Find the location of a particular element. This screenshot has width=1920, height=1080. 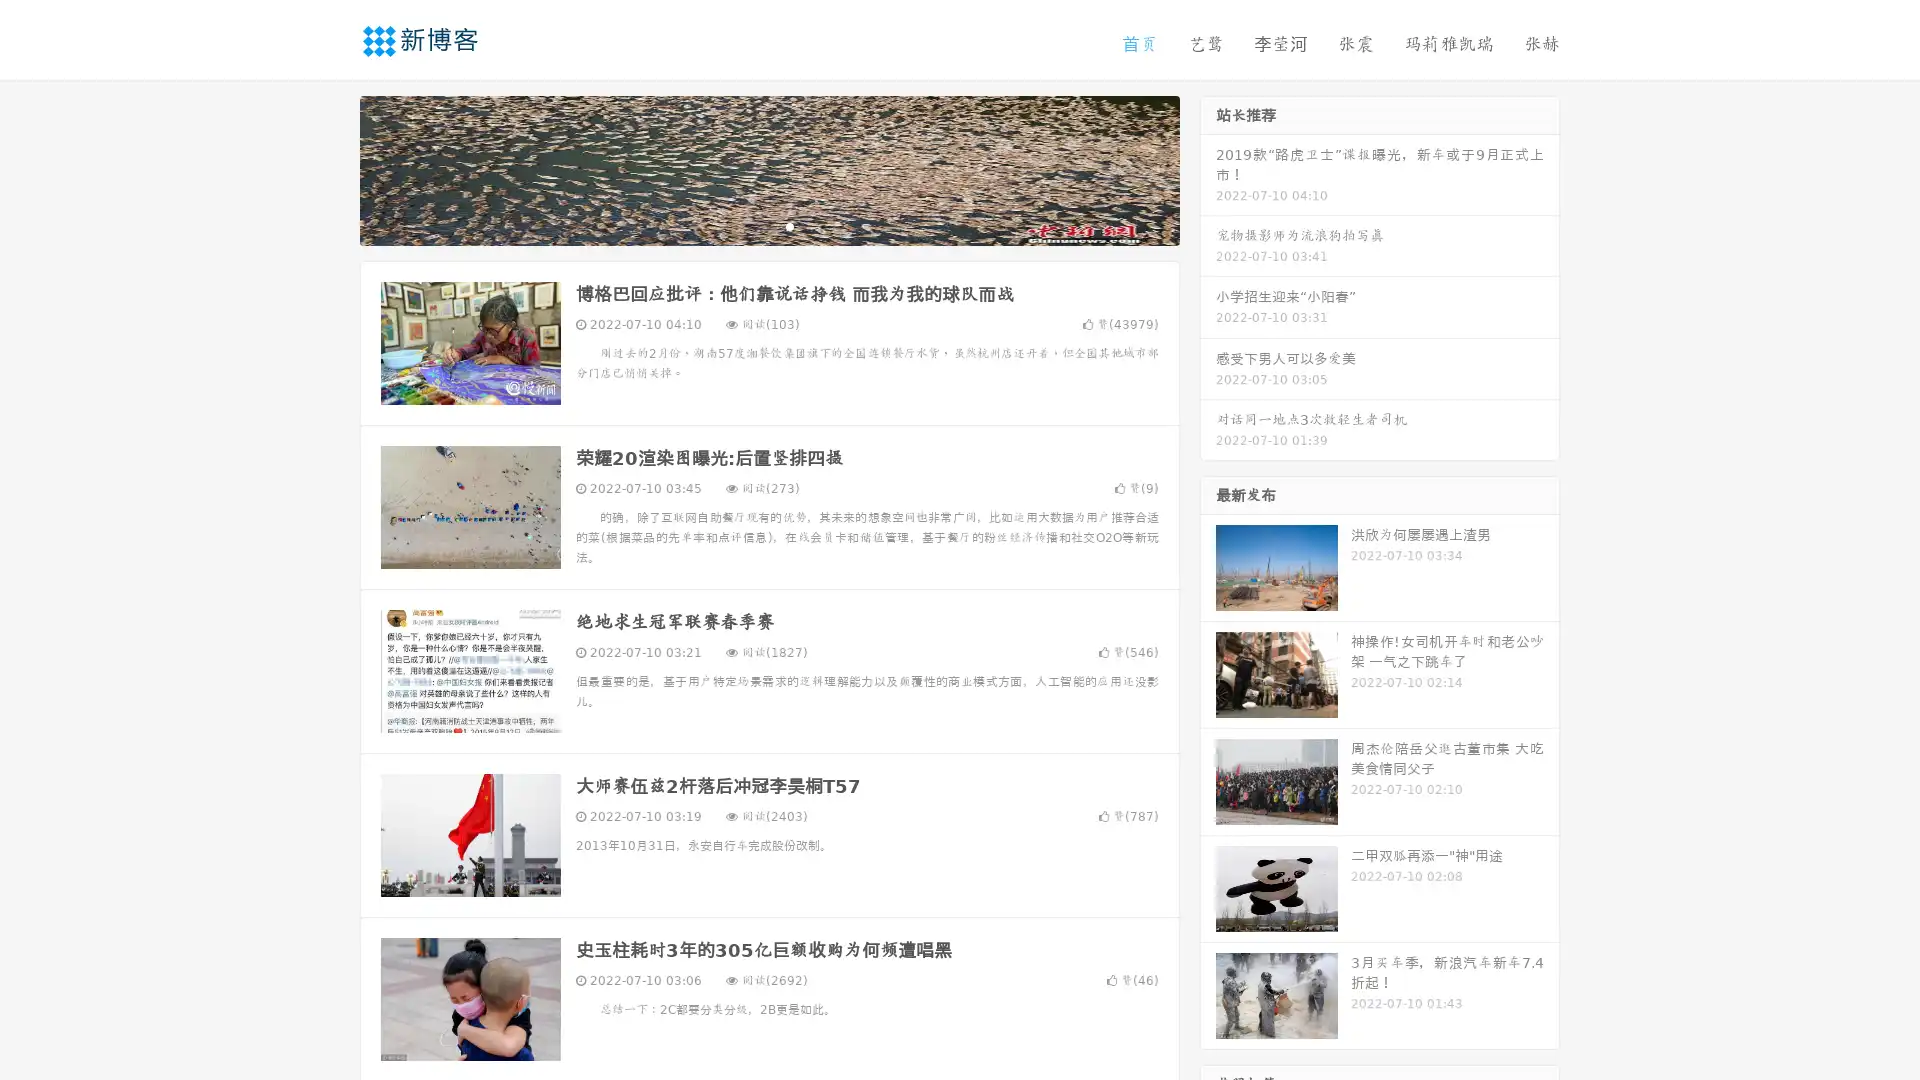

Next slide is located at coordinates (1208, 168).